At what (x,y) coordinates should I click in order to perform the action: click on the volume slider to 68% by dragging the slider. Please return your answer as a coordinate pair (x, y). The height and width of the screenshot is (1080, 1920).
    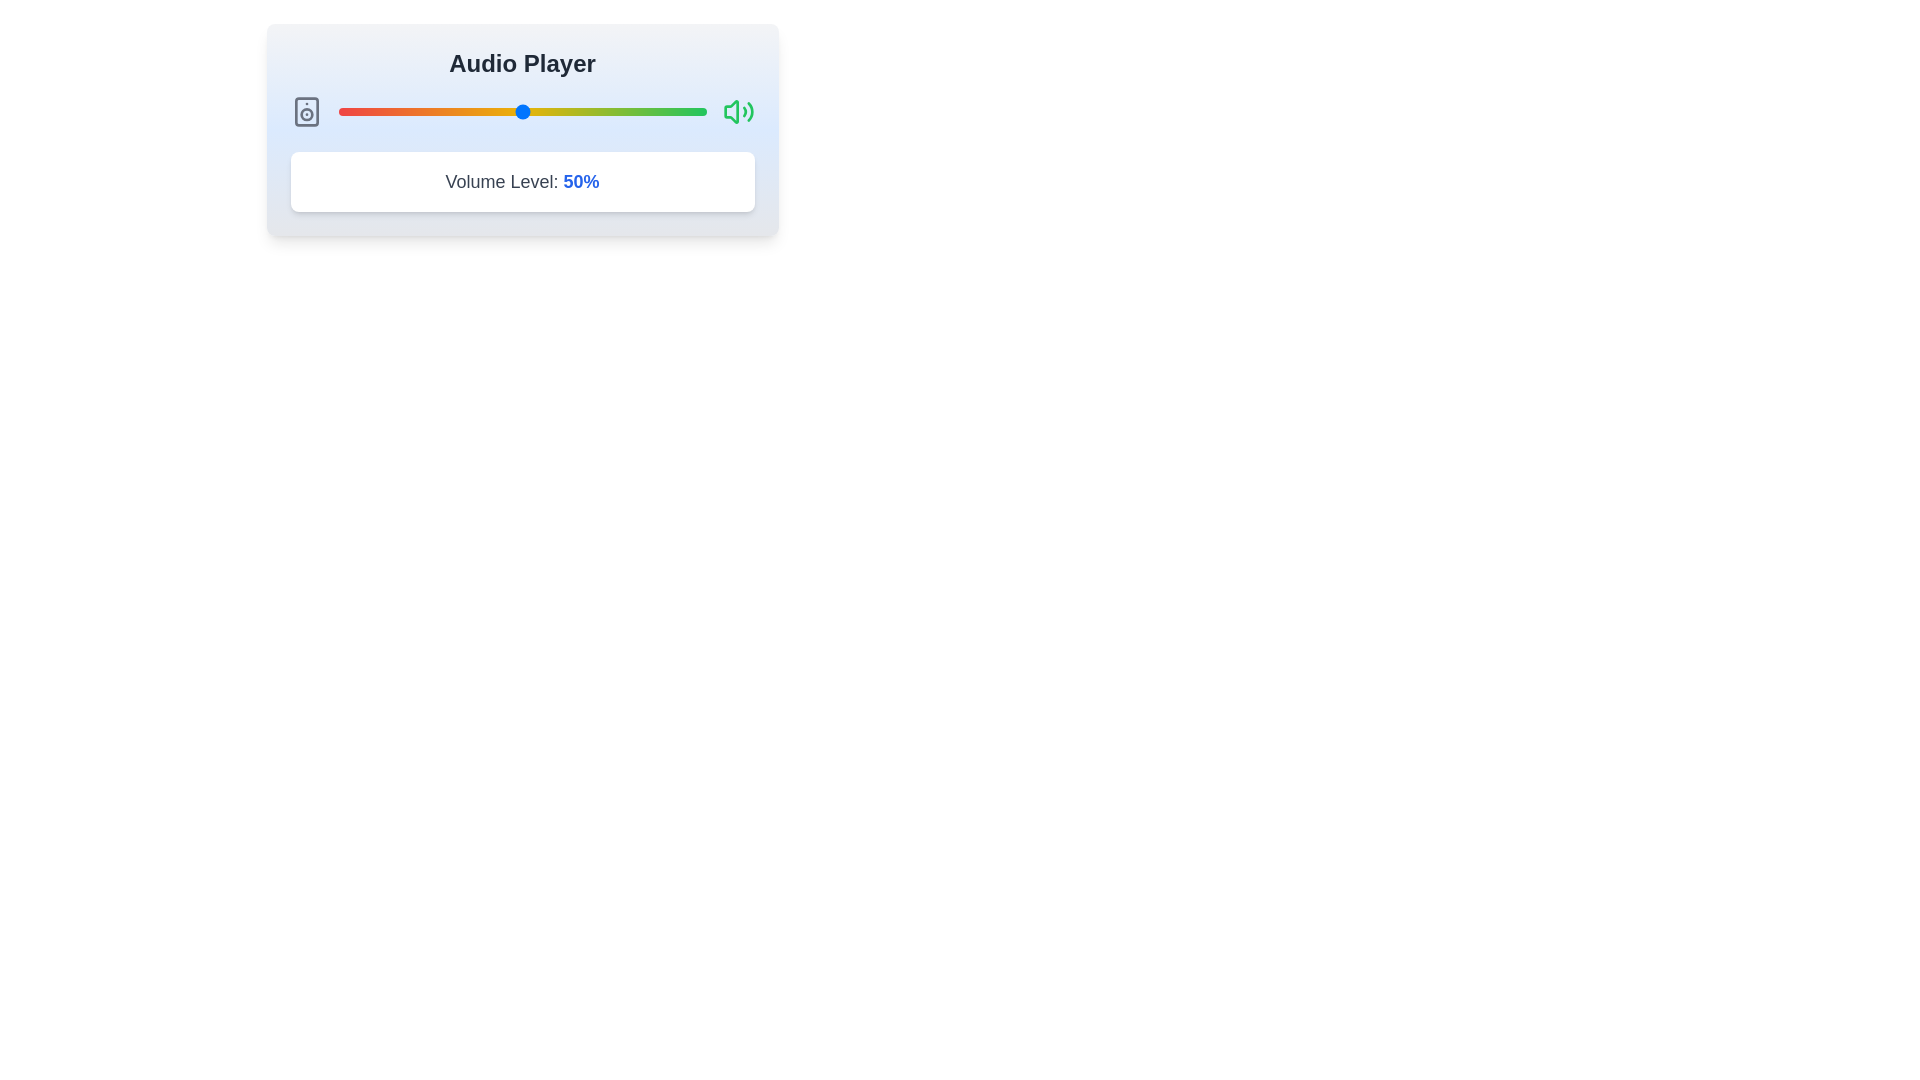
    Looking at the image, I should click on (587, 111).